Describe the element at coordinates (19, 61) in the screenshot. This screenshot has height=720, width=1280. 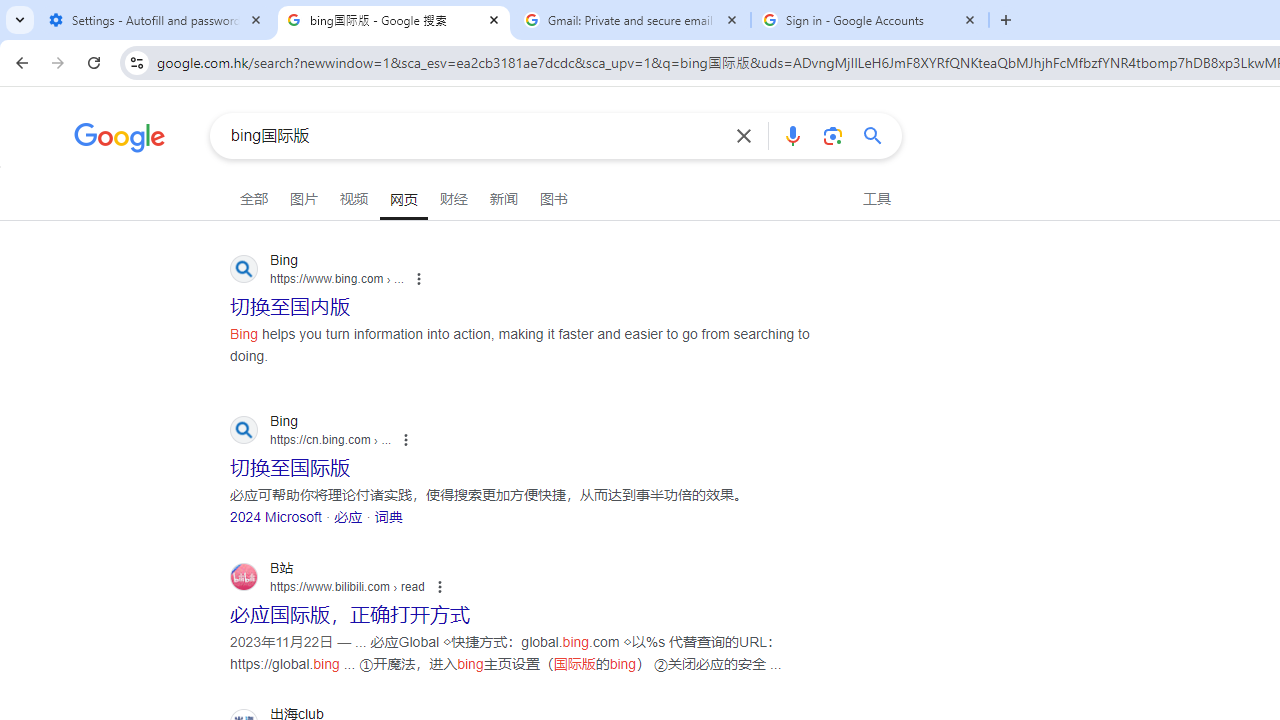
I see `'Back'` at that location.